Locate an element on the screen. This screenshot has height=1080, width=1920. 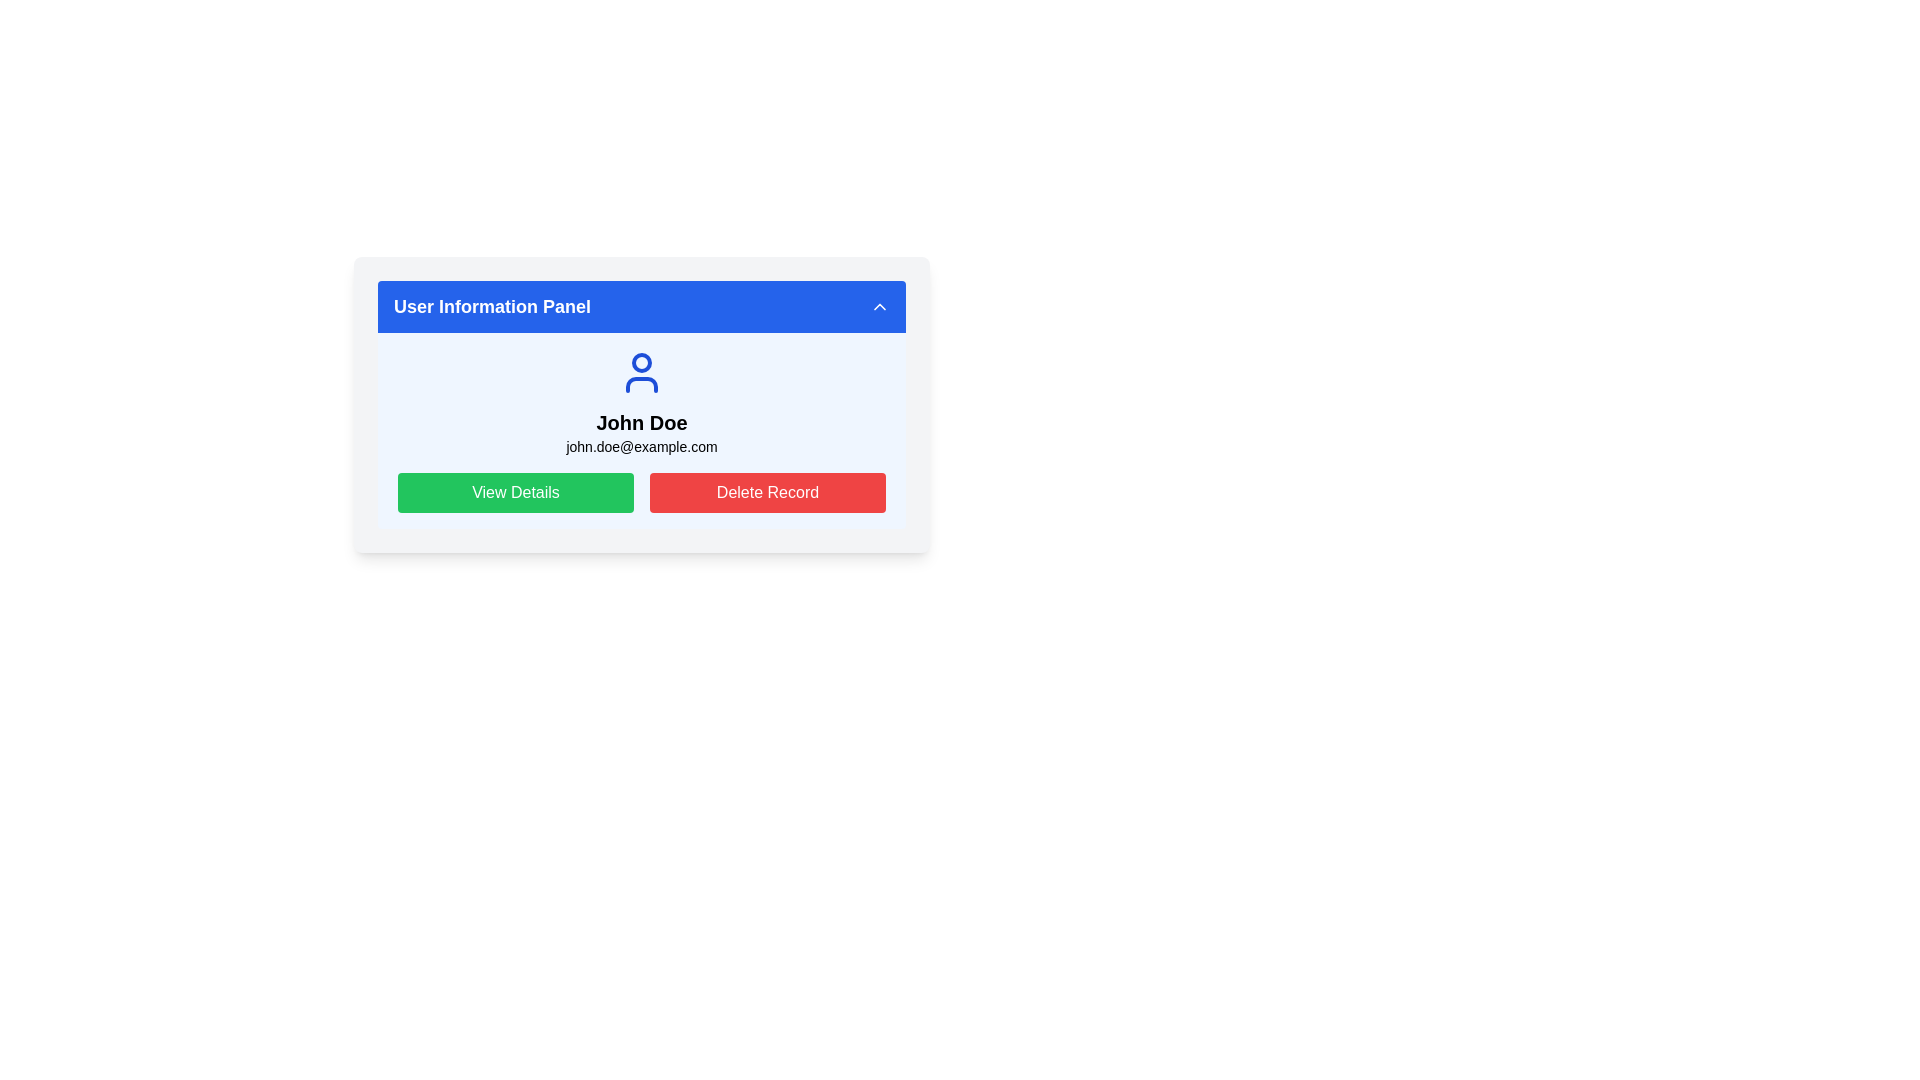
the text element displaying the email address, which is styled in small font and positioned below the bold title 'John Doe' in the user information panel is located at coordinates (642, 446).